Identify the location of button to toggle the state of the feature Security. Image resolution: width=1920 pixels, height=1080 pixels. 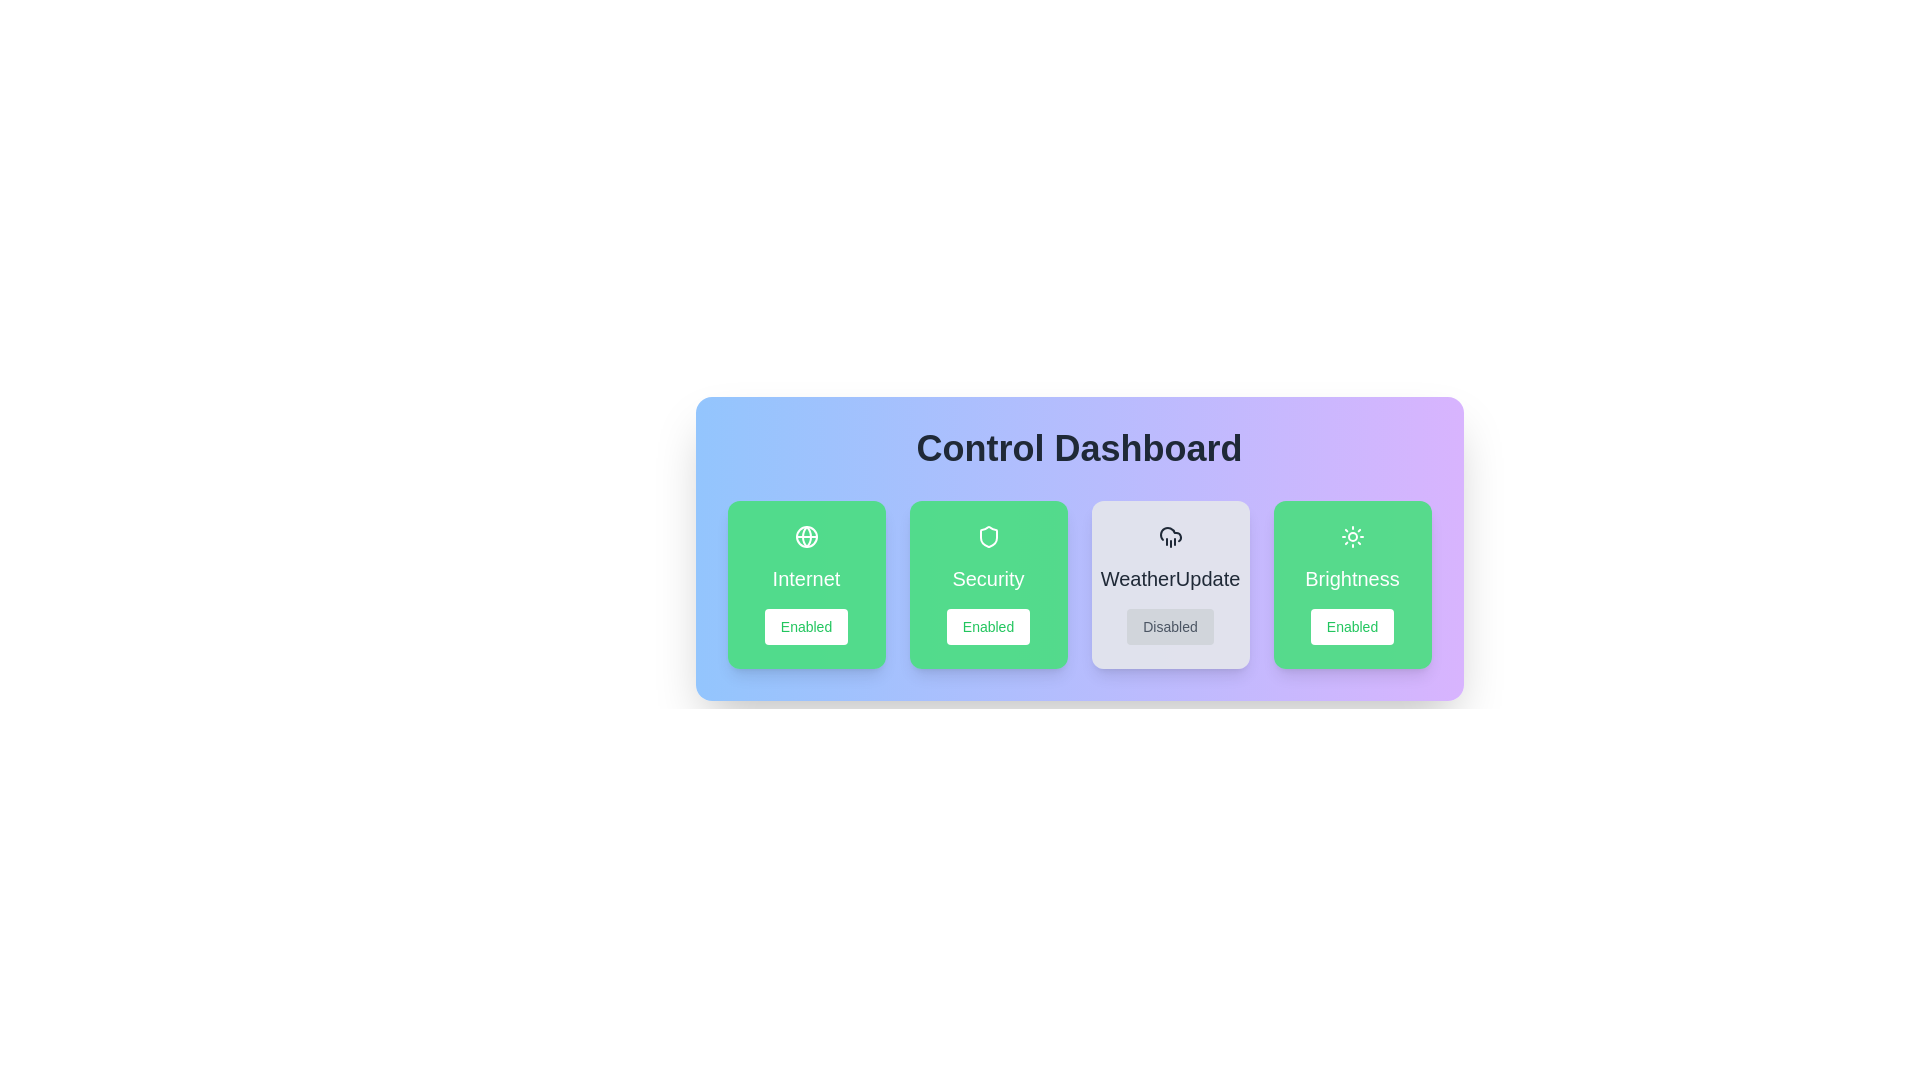
(988, 626).